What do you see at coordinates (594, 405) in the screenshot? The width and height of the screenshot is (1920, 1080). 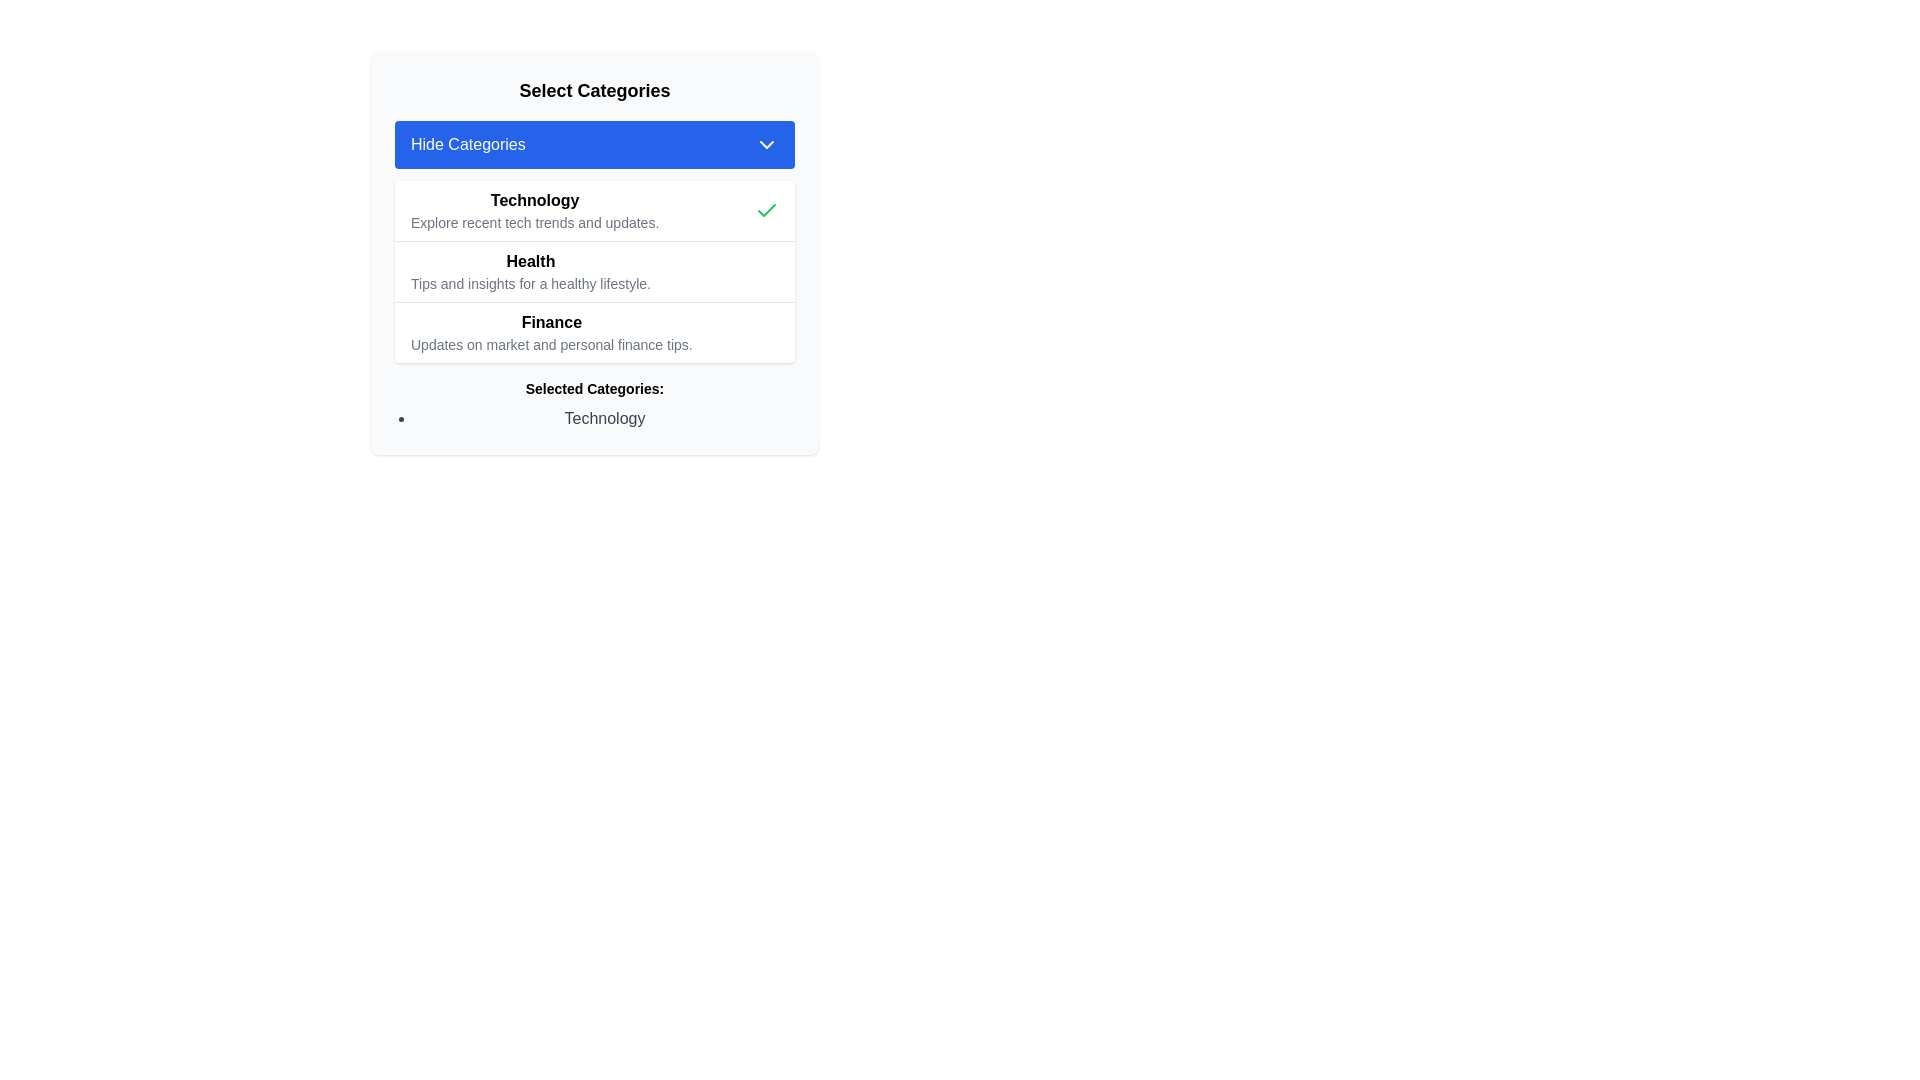 I see `text displayed in the Text Label at the bottom of the categorized selection card, which summarizes the chosen categories` at bounding box center [594, 405].